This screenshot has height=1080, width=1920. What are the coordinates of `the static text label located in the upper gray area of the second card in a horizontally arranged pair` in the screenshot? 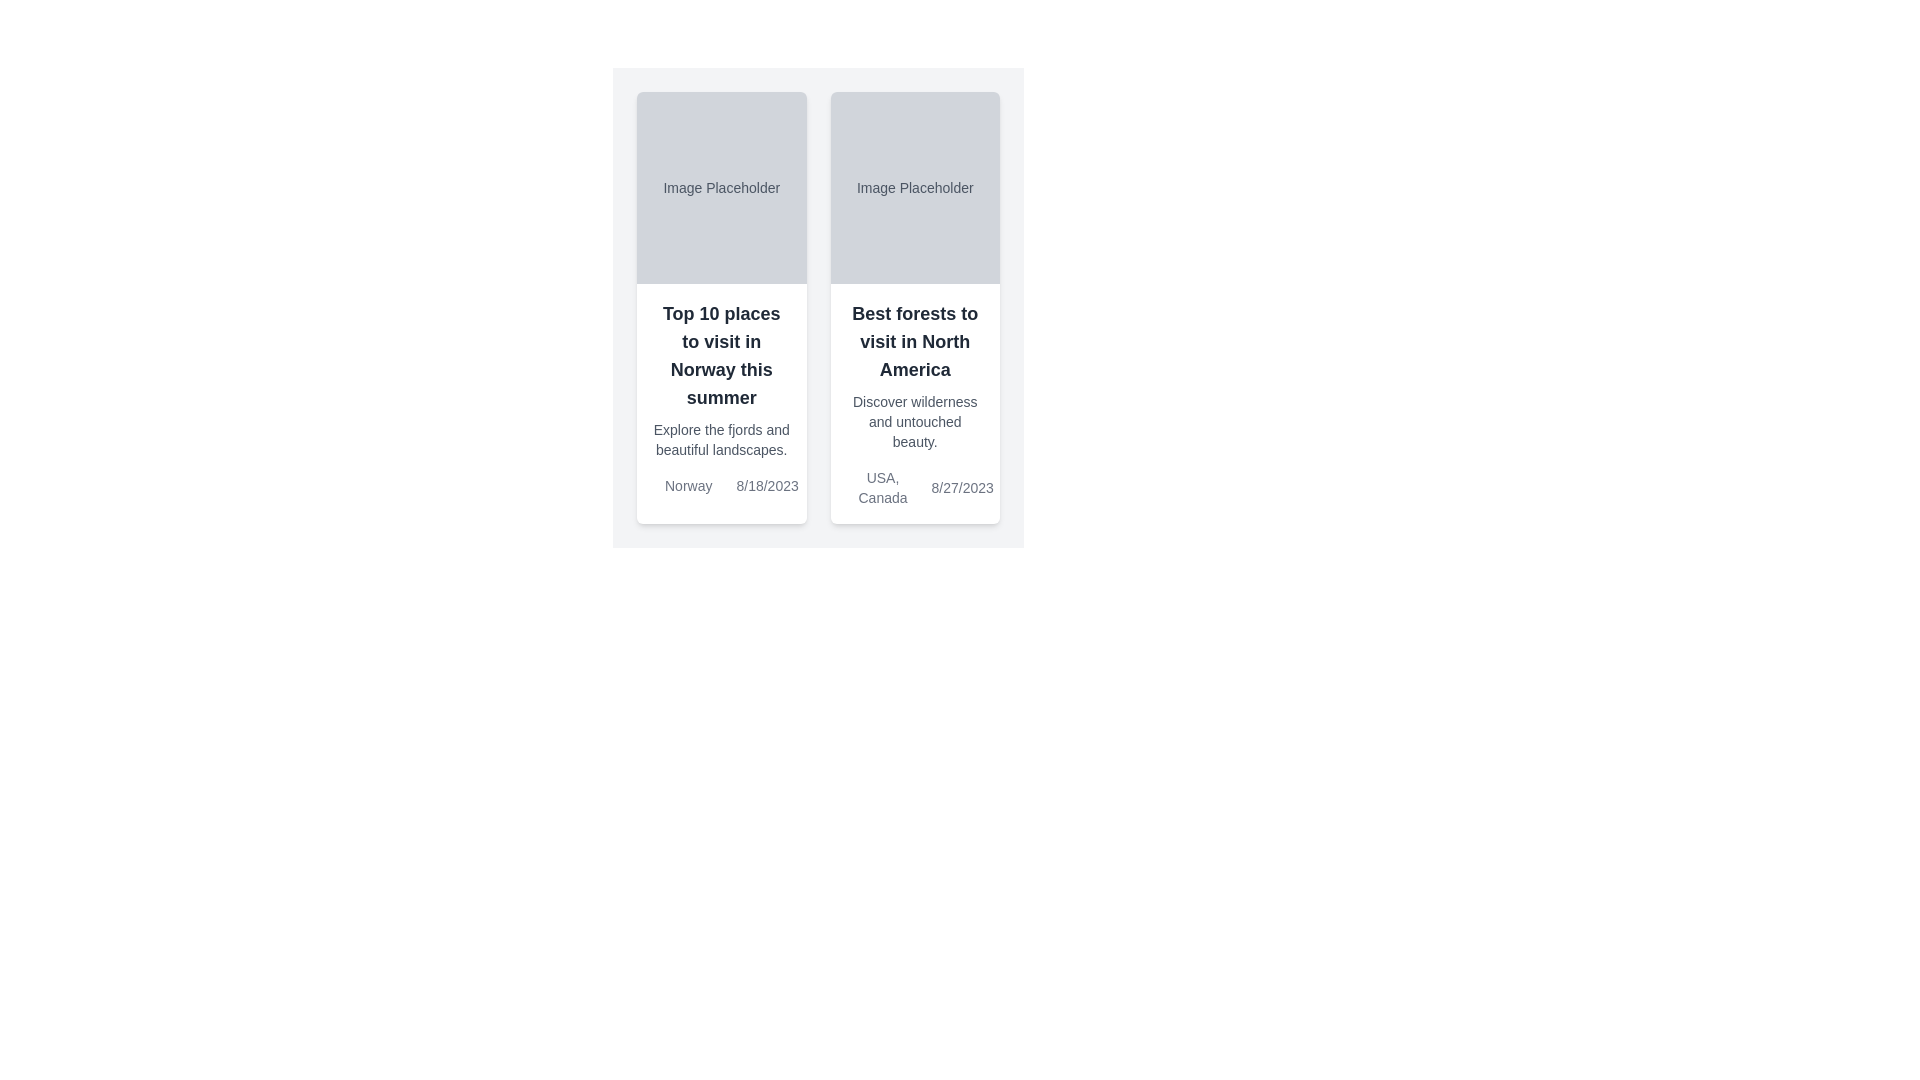 It's located at (914, 188).